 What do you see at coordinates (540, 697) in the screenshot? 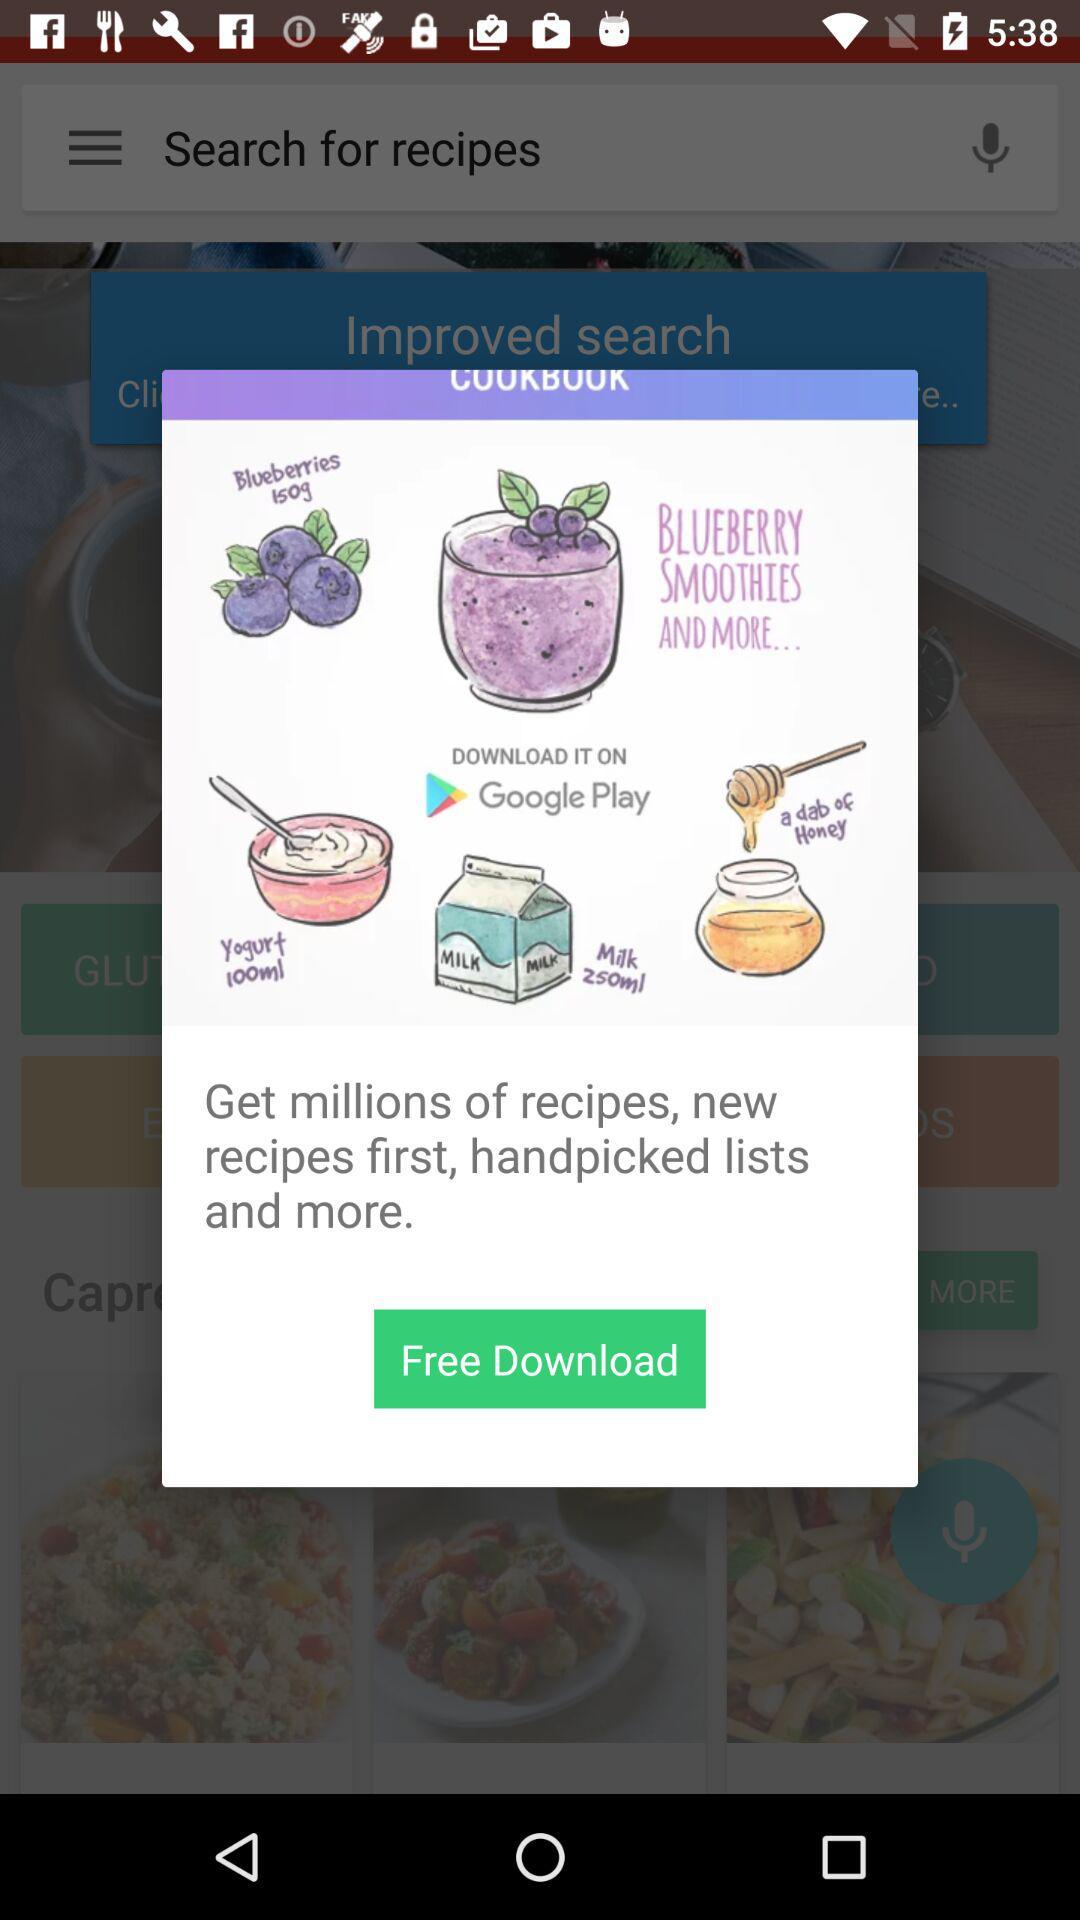
I see `download it on google play` at bounding box center [540, 697].